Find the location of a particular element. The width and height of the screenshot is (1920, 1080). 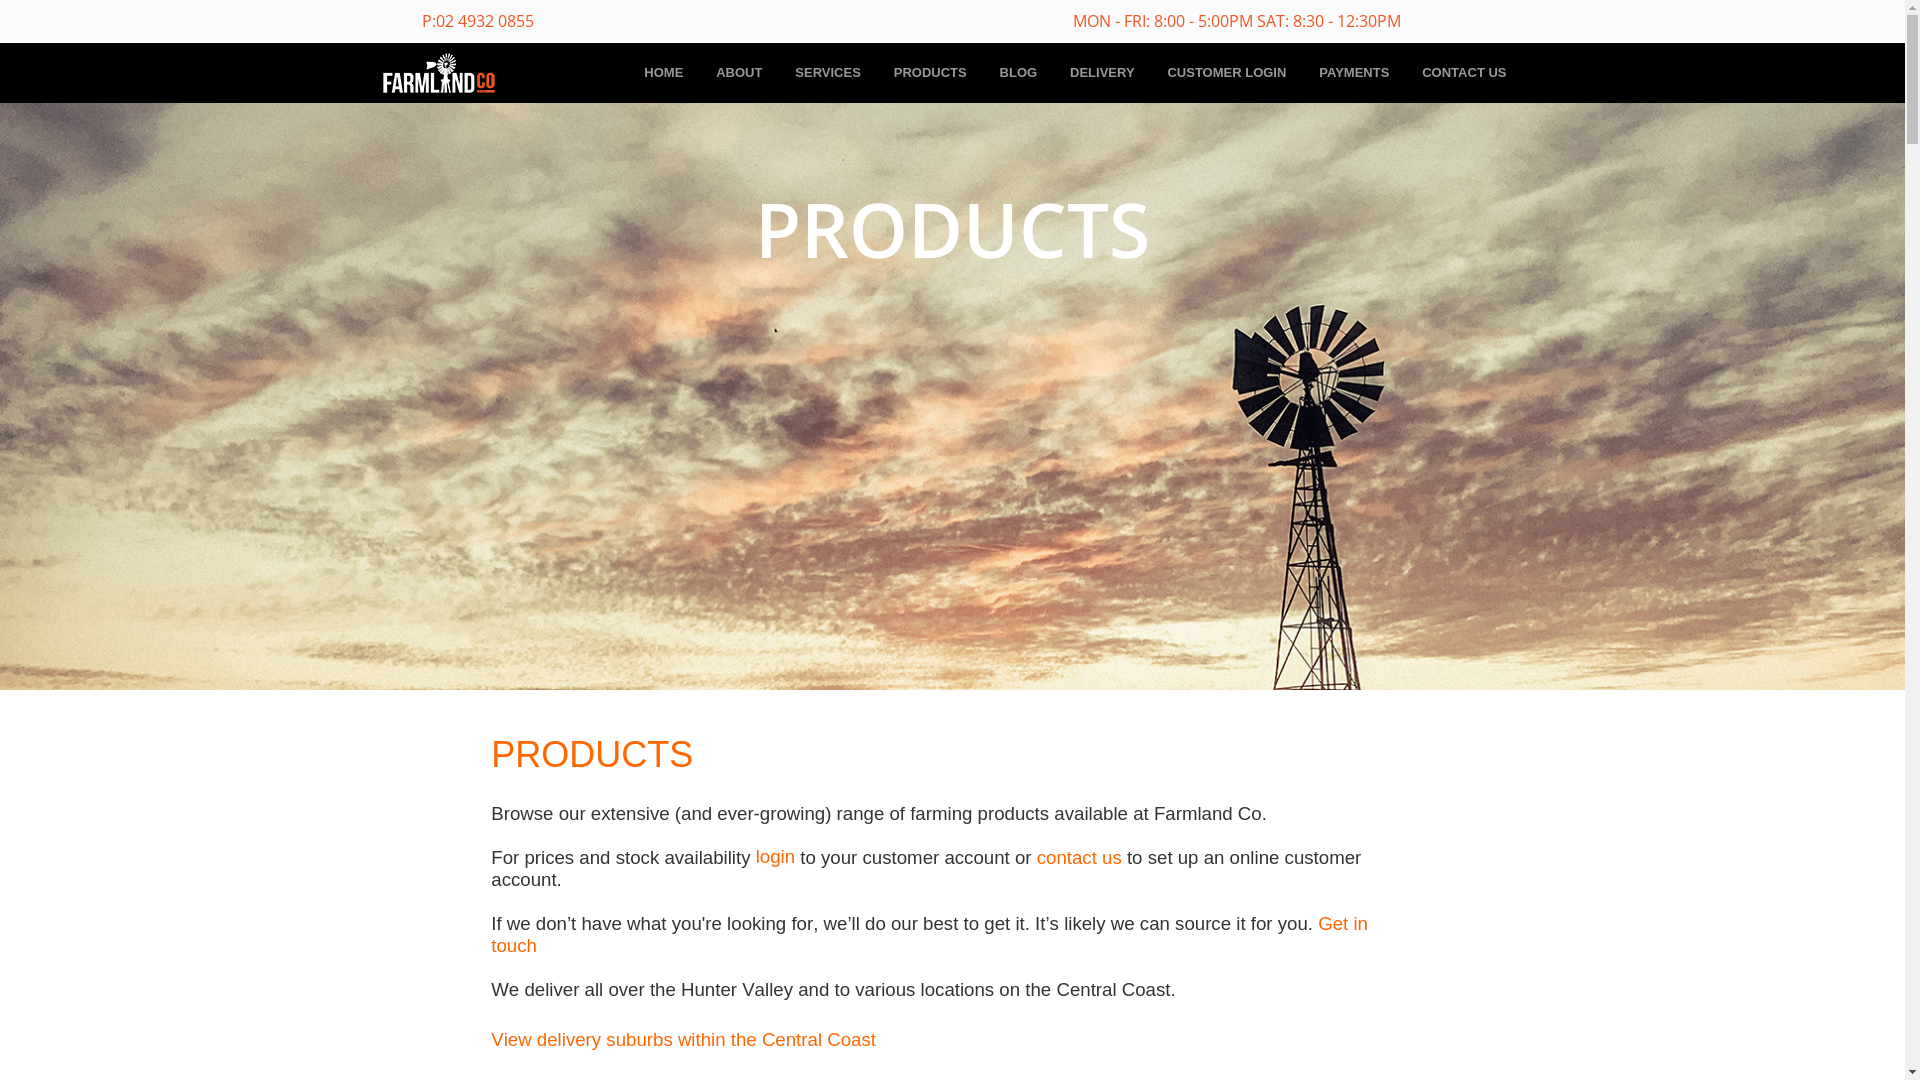

'P:02 4932 0855' is located at coordinates (477, 22).